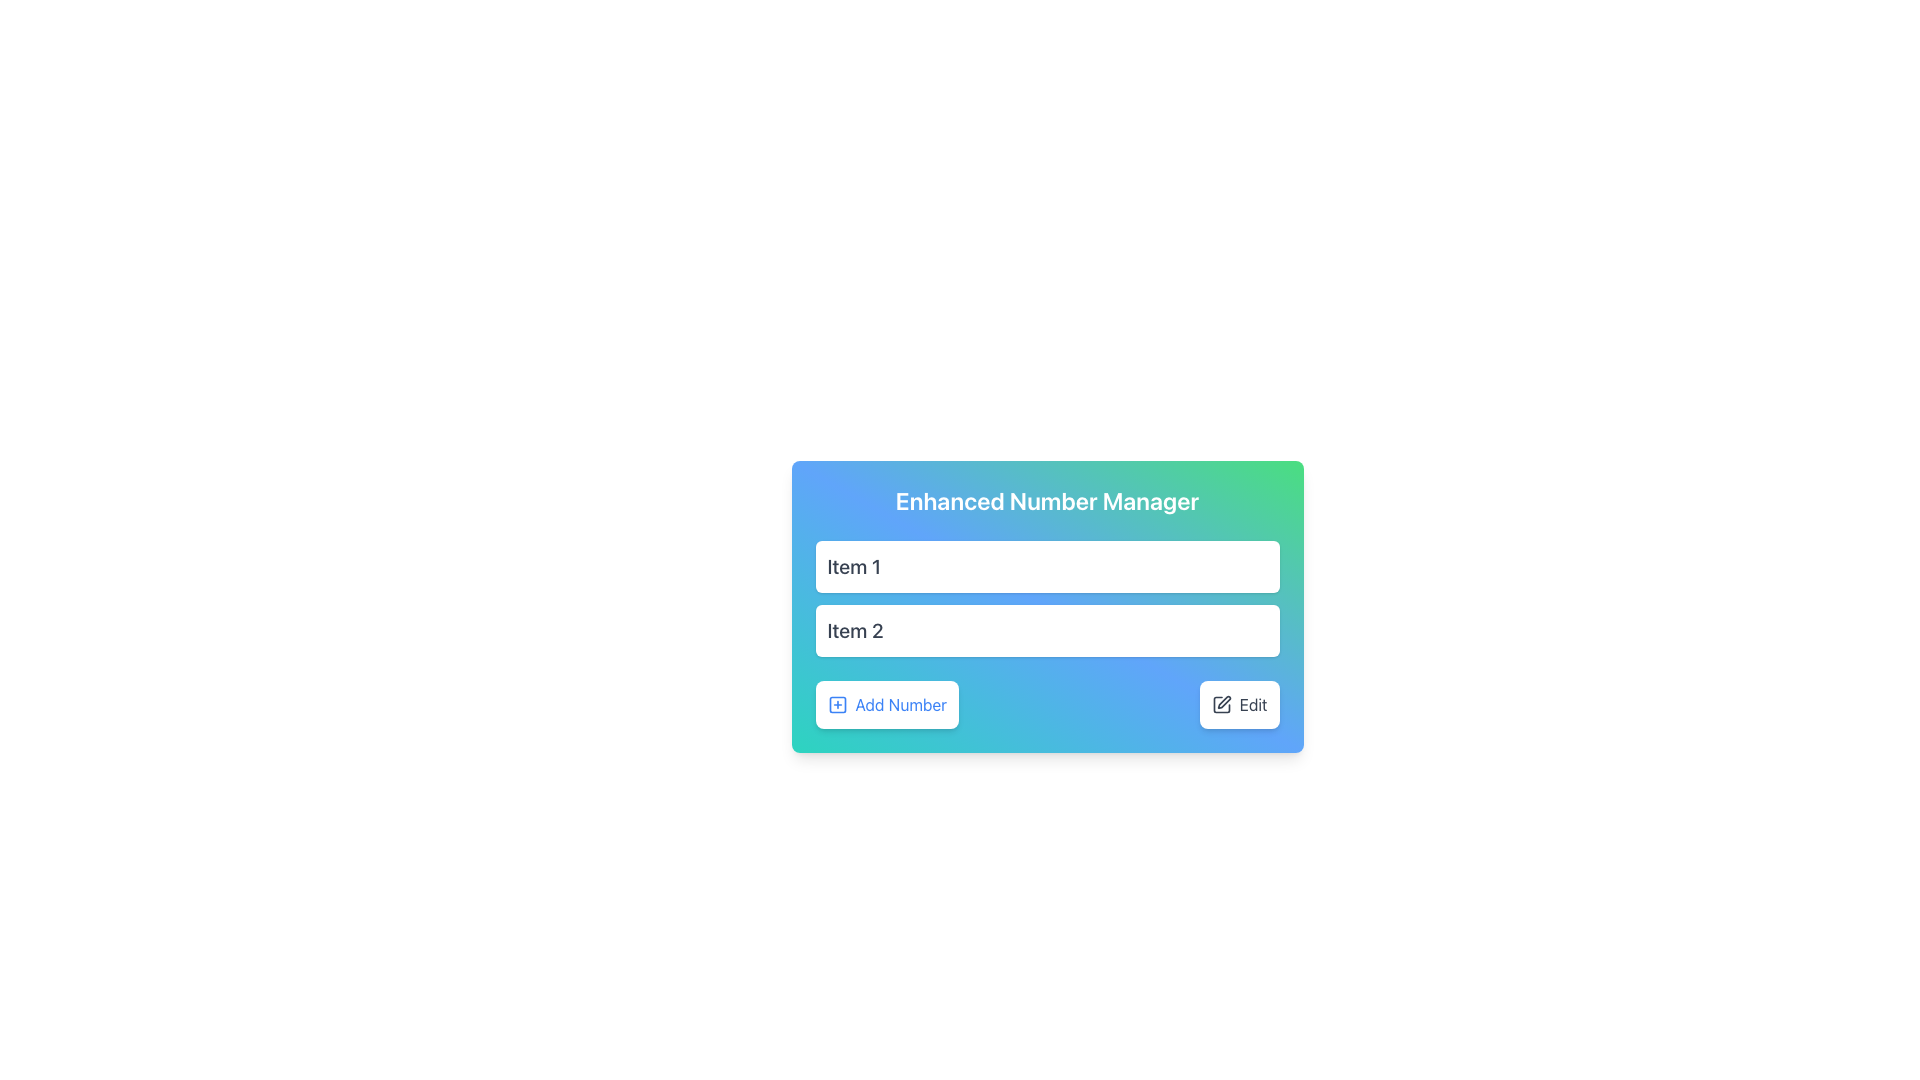 This screenshot has width=1920, height=1080. I want to click on to select the list item labeled 'Item 2', which is the second item in a vertical list of selectable items, so click(1046, 631).